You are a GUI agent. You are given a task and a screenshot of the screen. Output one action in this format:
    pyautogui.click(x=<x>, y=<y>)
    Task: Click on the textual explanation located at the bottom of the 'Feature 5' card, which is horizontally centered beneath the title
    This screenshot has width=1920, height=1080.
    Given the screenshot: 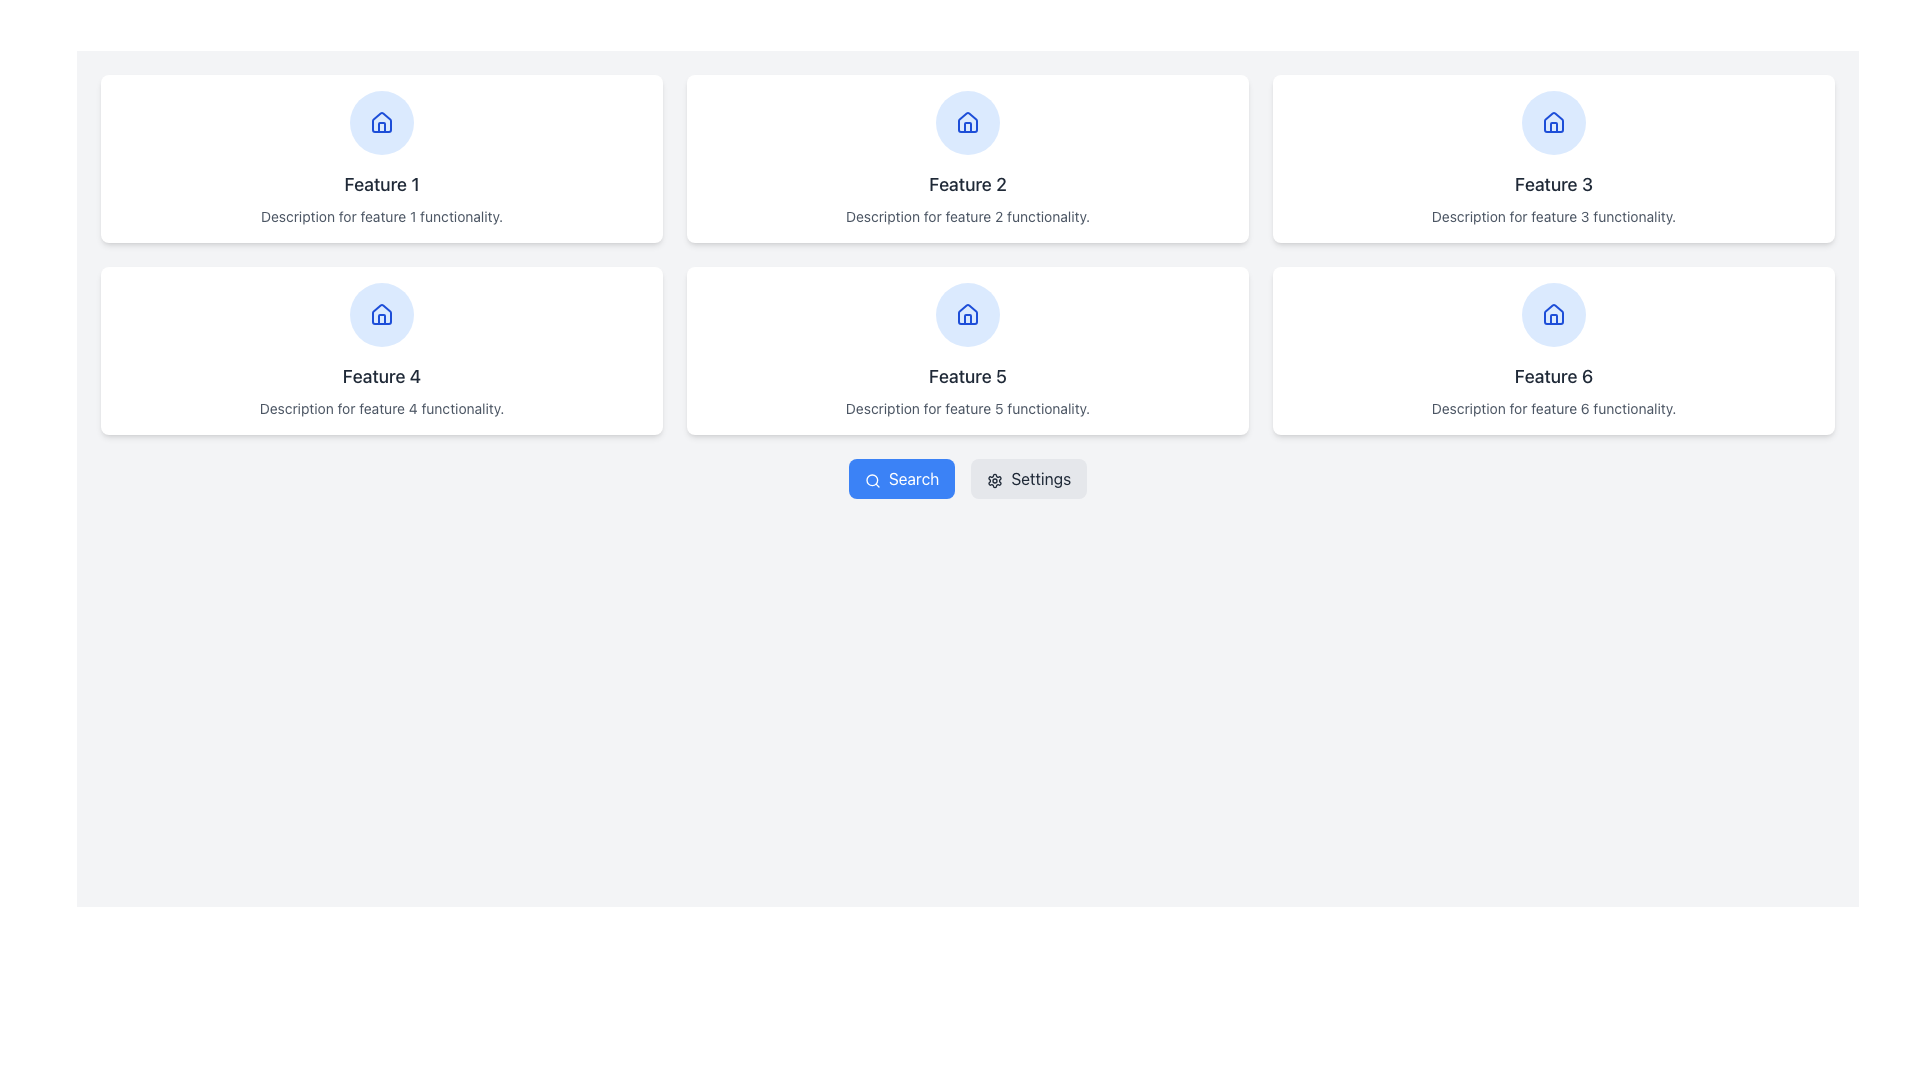 What is the action you would take?
    pyautogui.click(x=968, y=407)
    